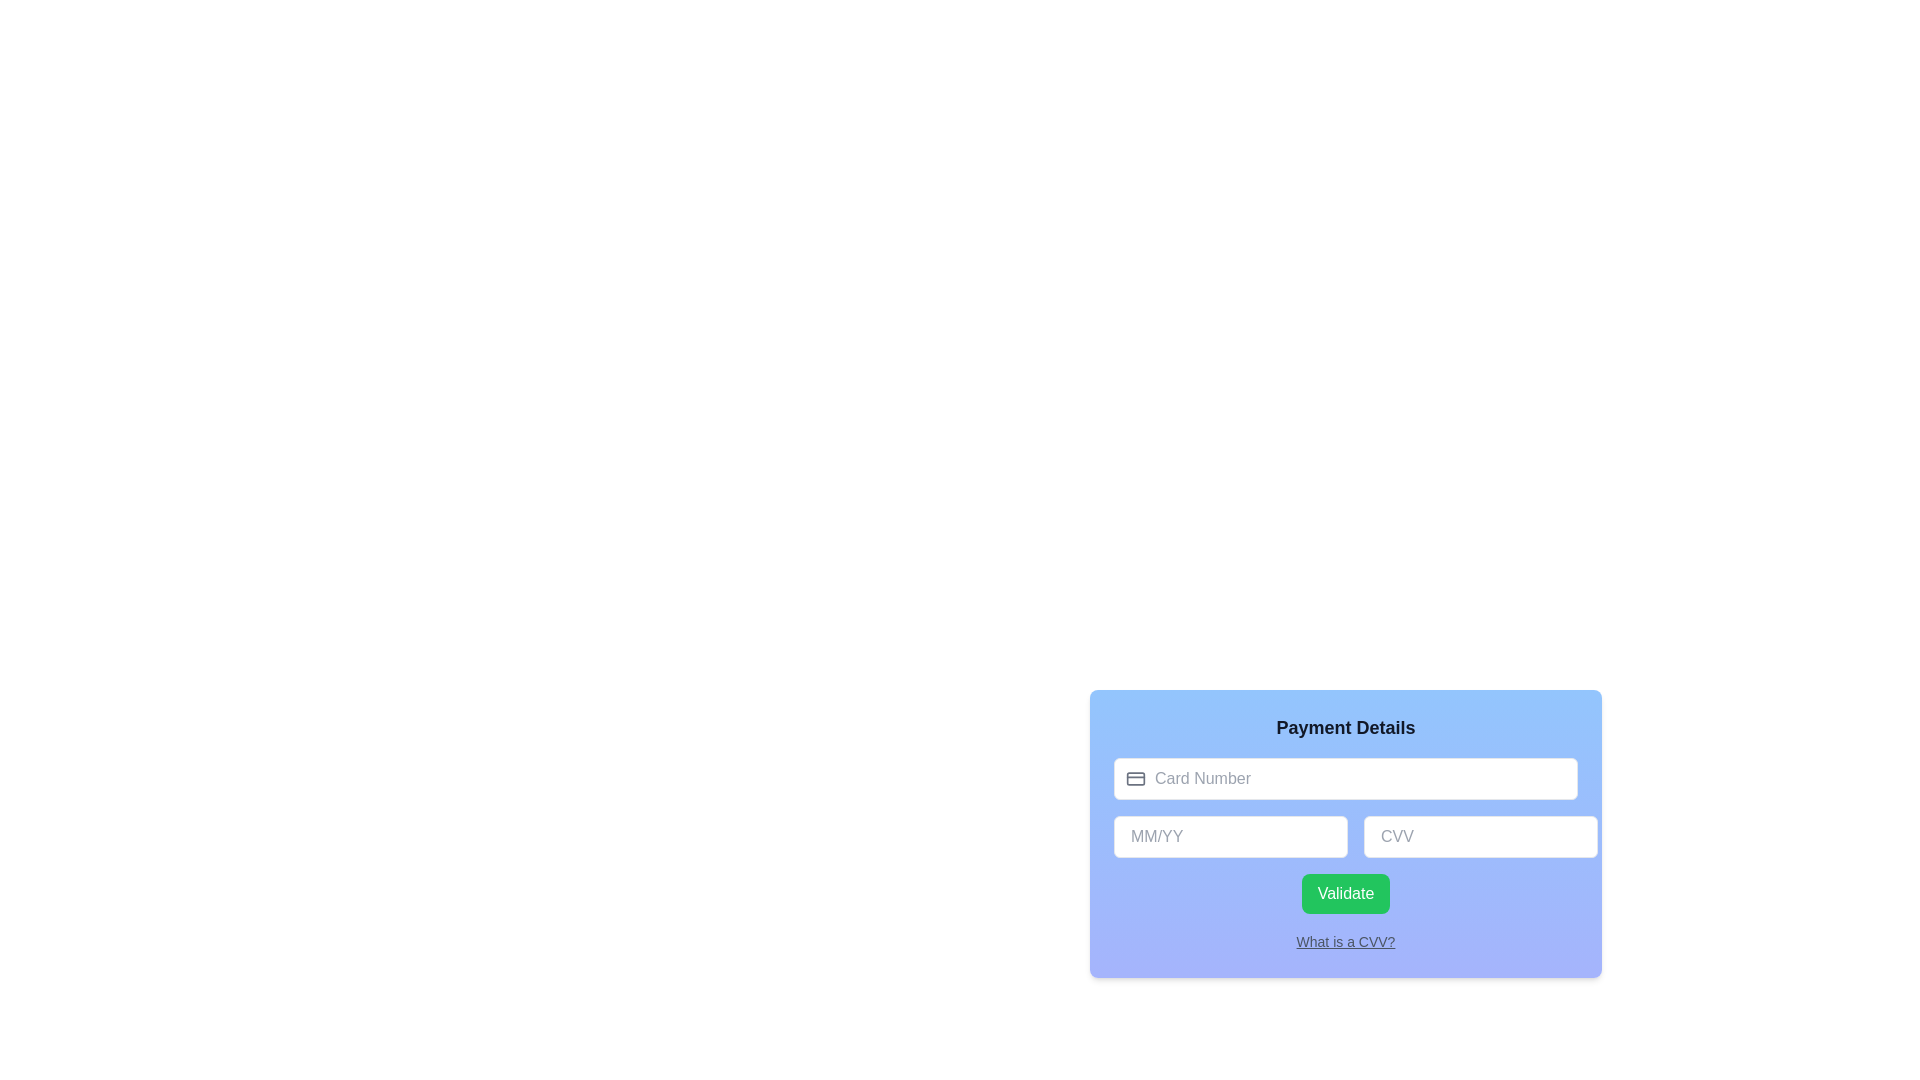 The image size is (1920, 1080). Describe the element at coordinates (1345, 893) in the screenshot. I see `the validation button located below the 'MM/YY' and 'CVV' input fields in the Payment Details section to initiate the validation process` at that location.